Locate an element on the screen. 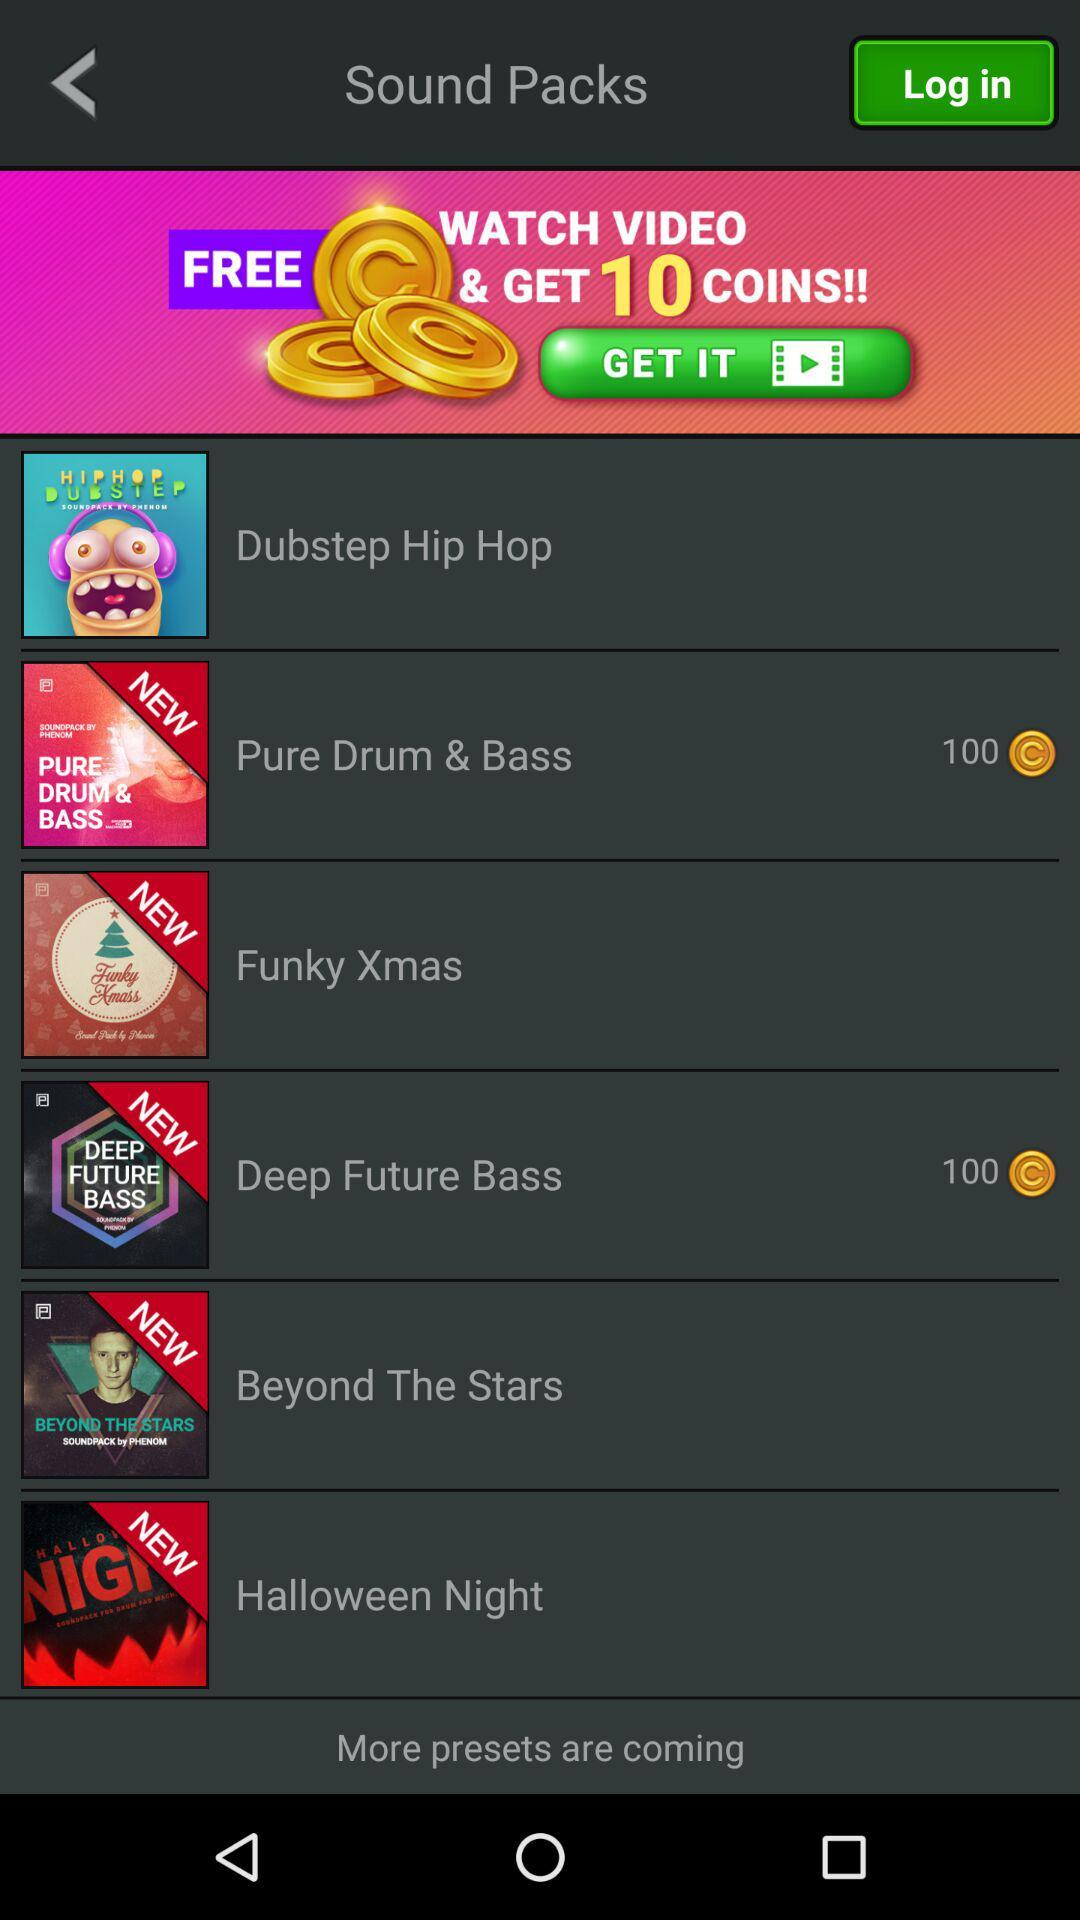  the arrow_backward icon is located at coordinates (71, 81).